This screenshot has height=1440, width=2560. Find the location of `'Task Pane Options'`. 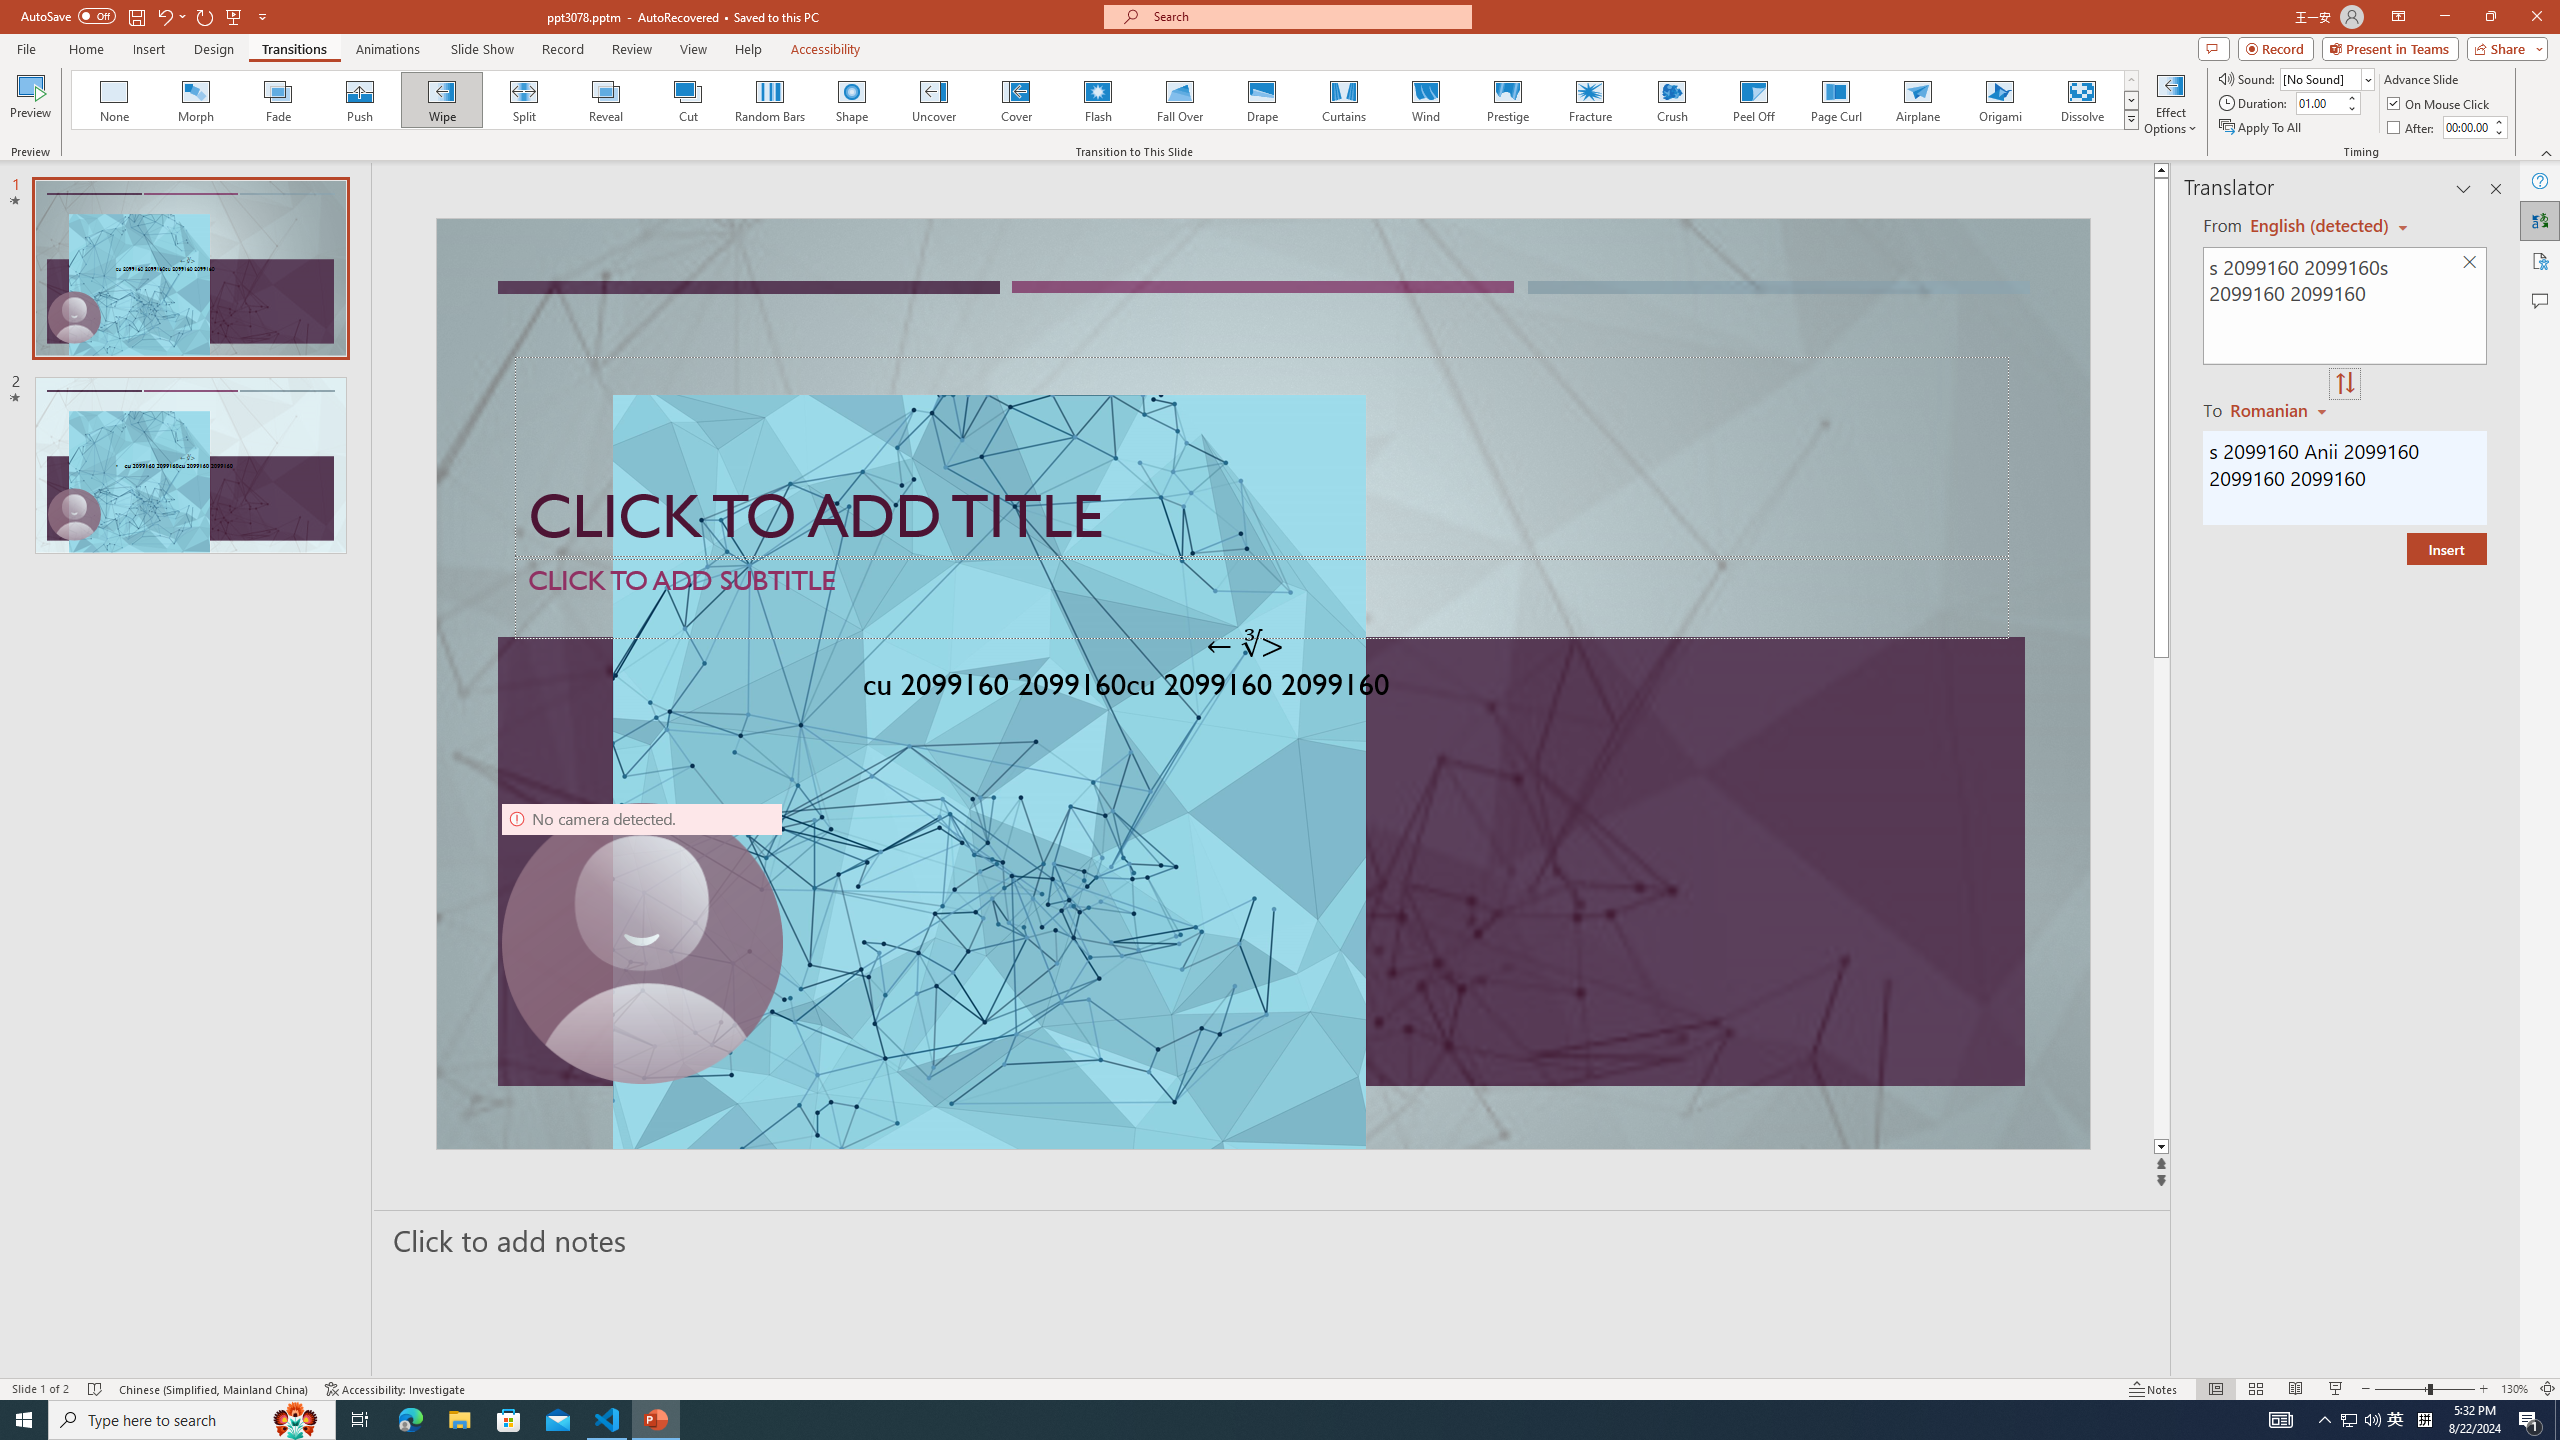

'Task Pane Options' is located at coordinates (2463, 188).